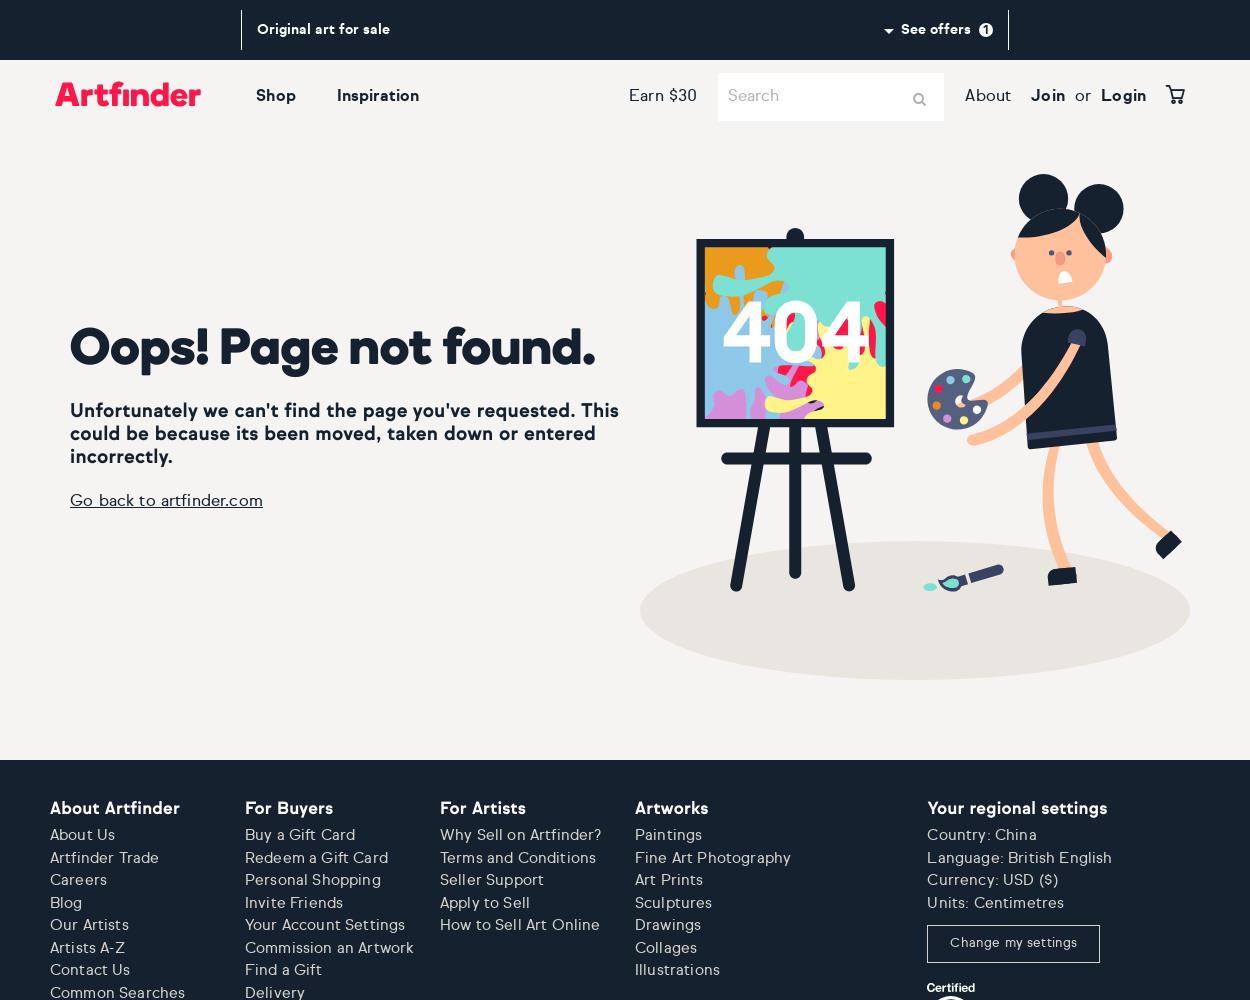 Image resolution: width=1250 pixels, height=1000 pixels. Describe the element at coordinates (927, 834) in the screenshot. I see `'Country: China'` at that location.